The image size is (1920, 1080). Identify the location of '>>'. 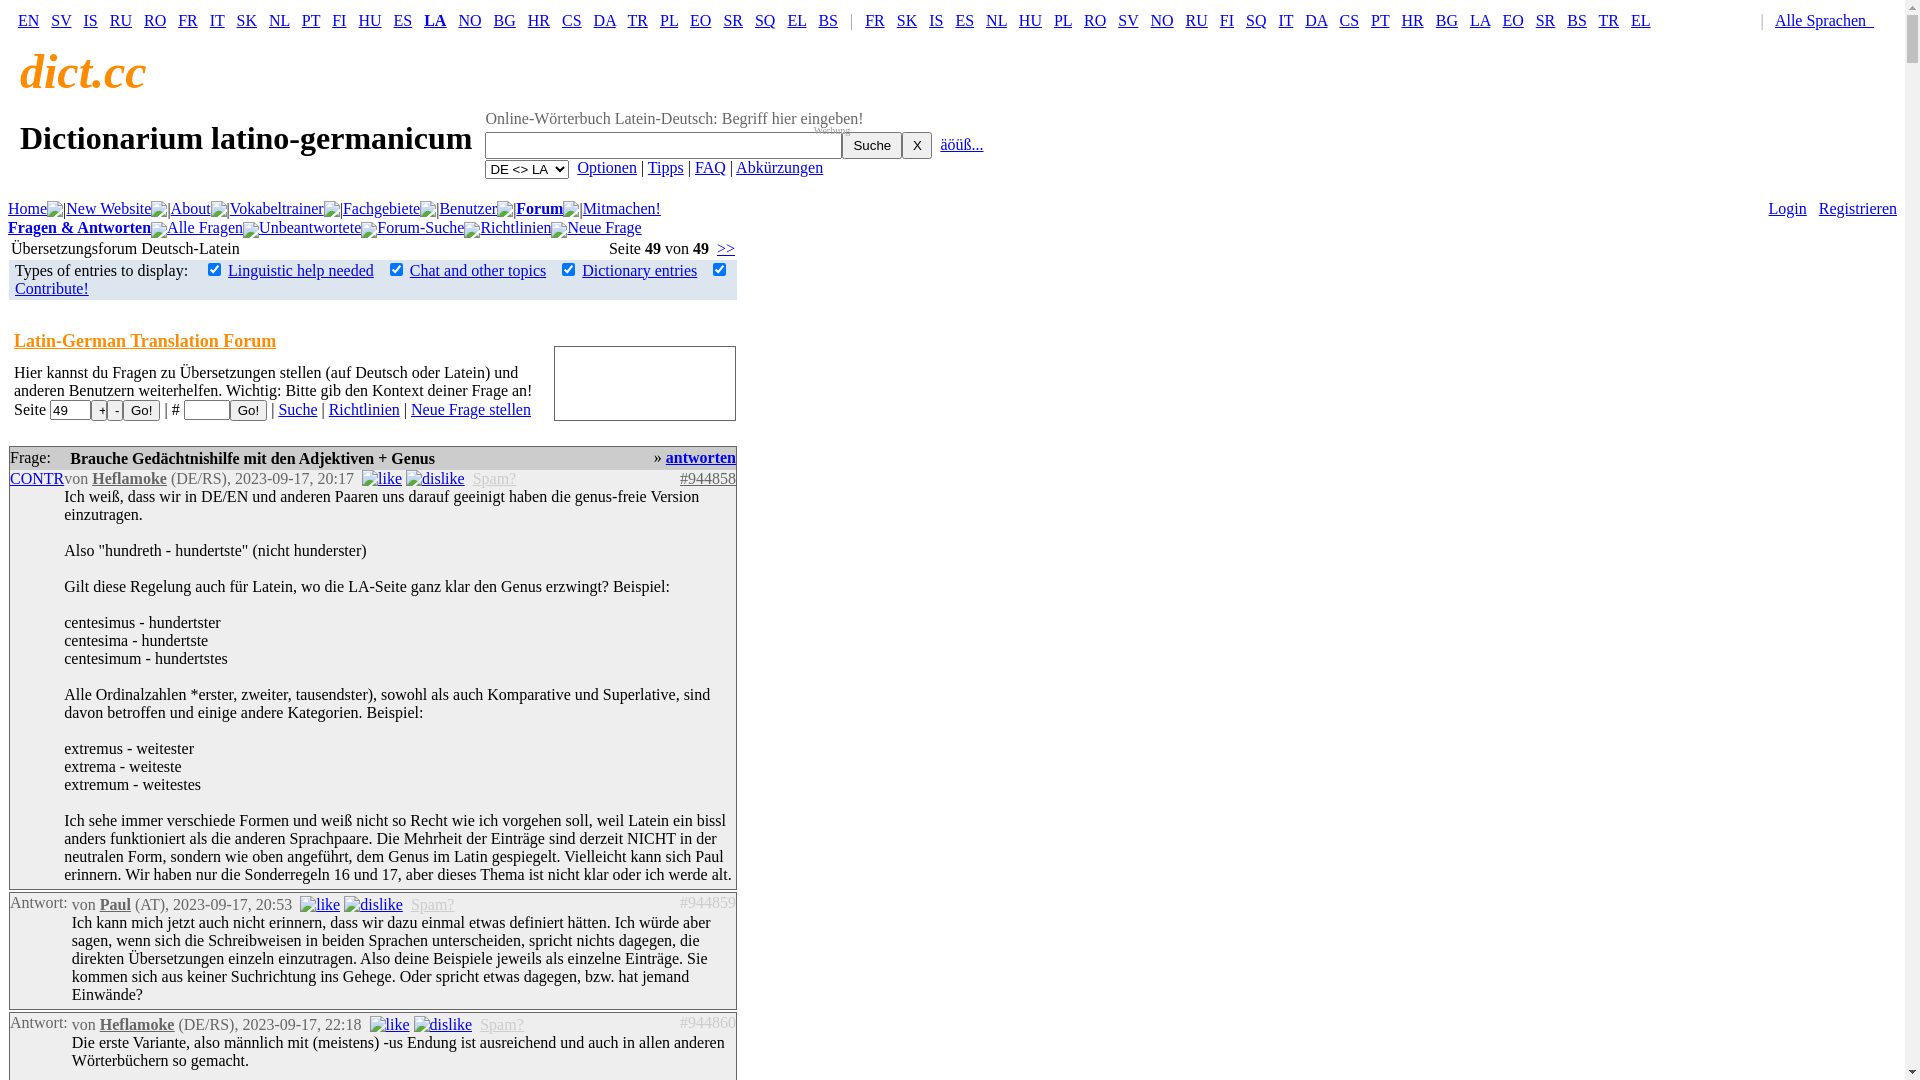
(724, 247).